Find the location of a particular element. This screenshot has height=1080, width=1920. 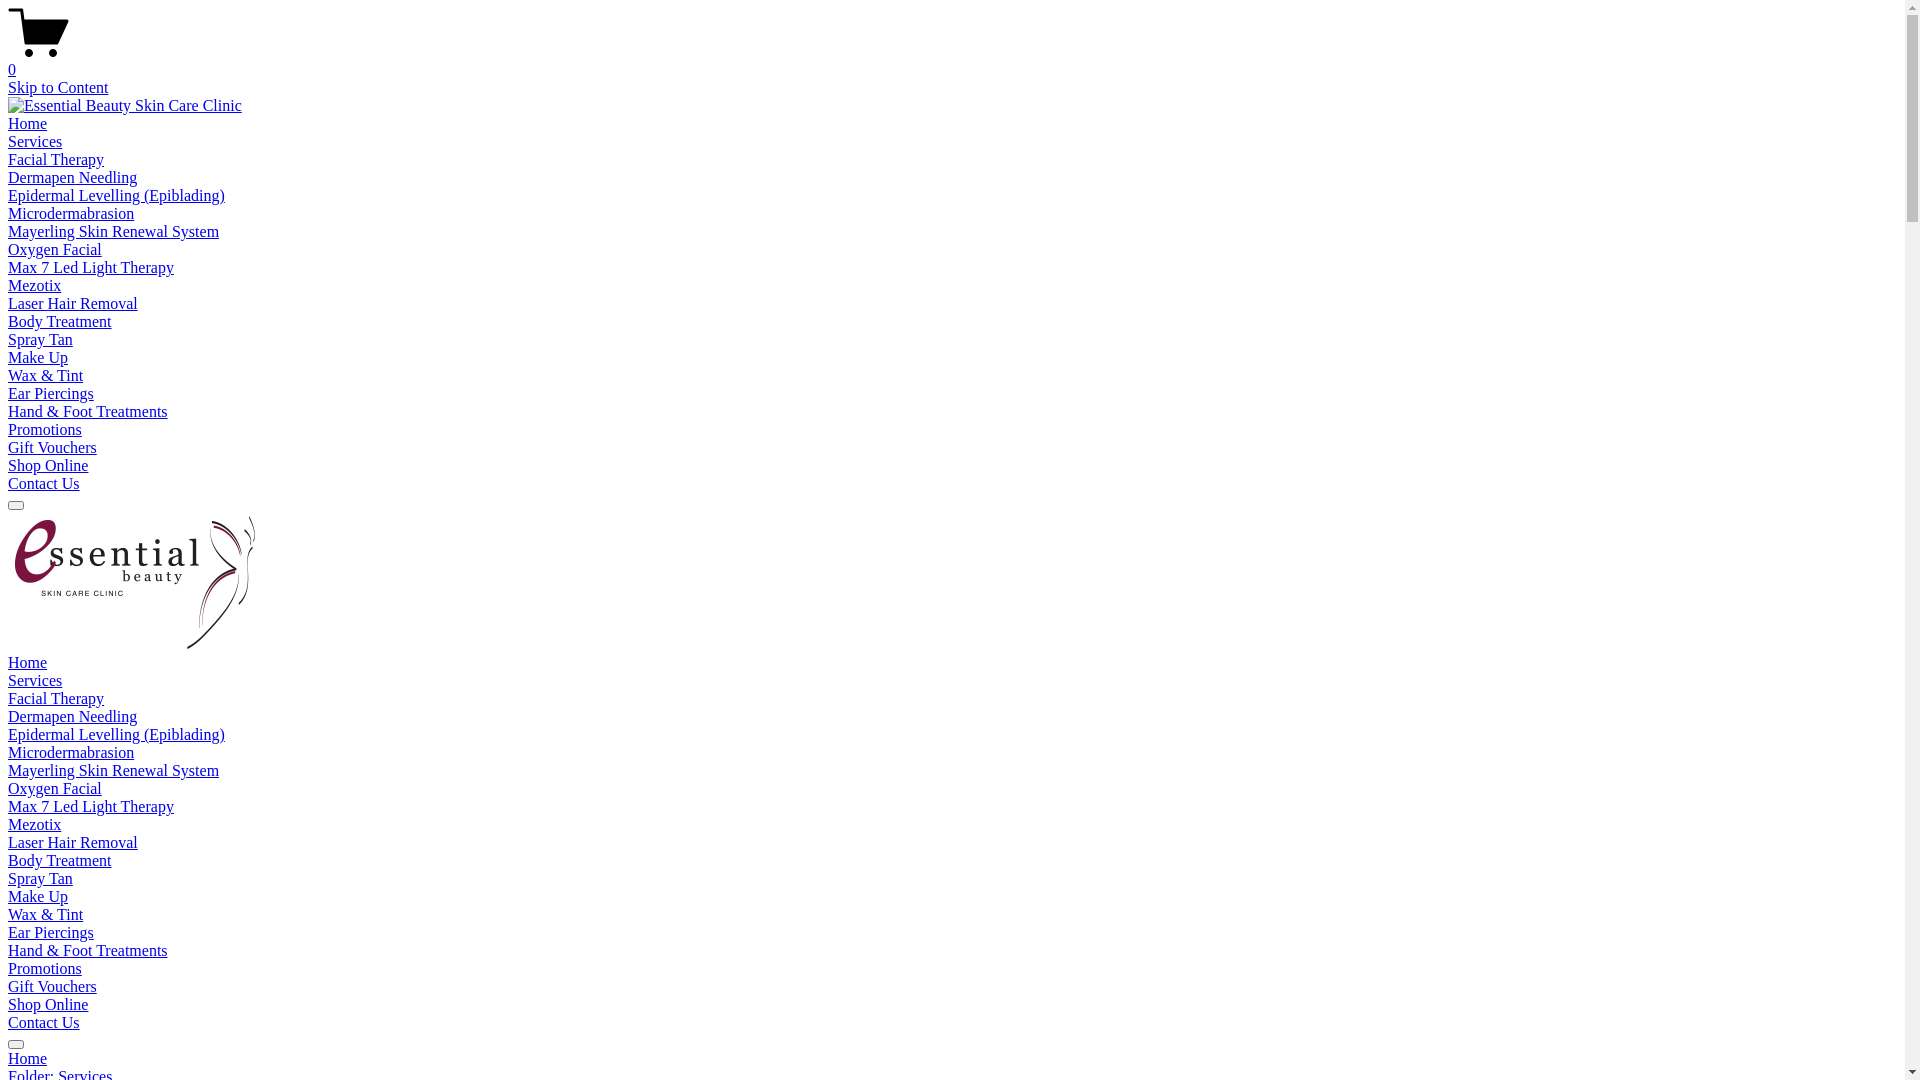

'Home' is located at coordinates (951, 1058).